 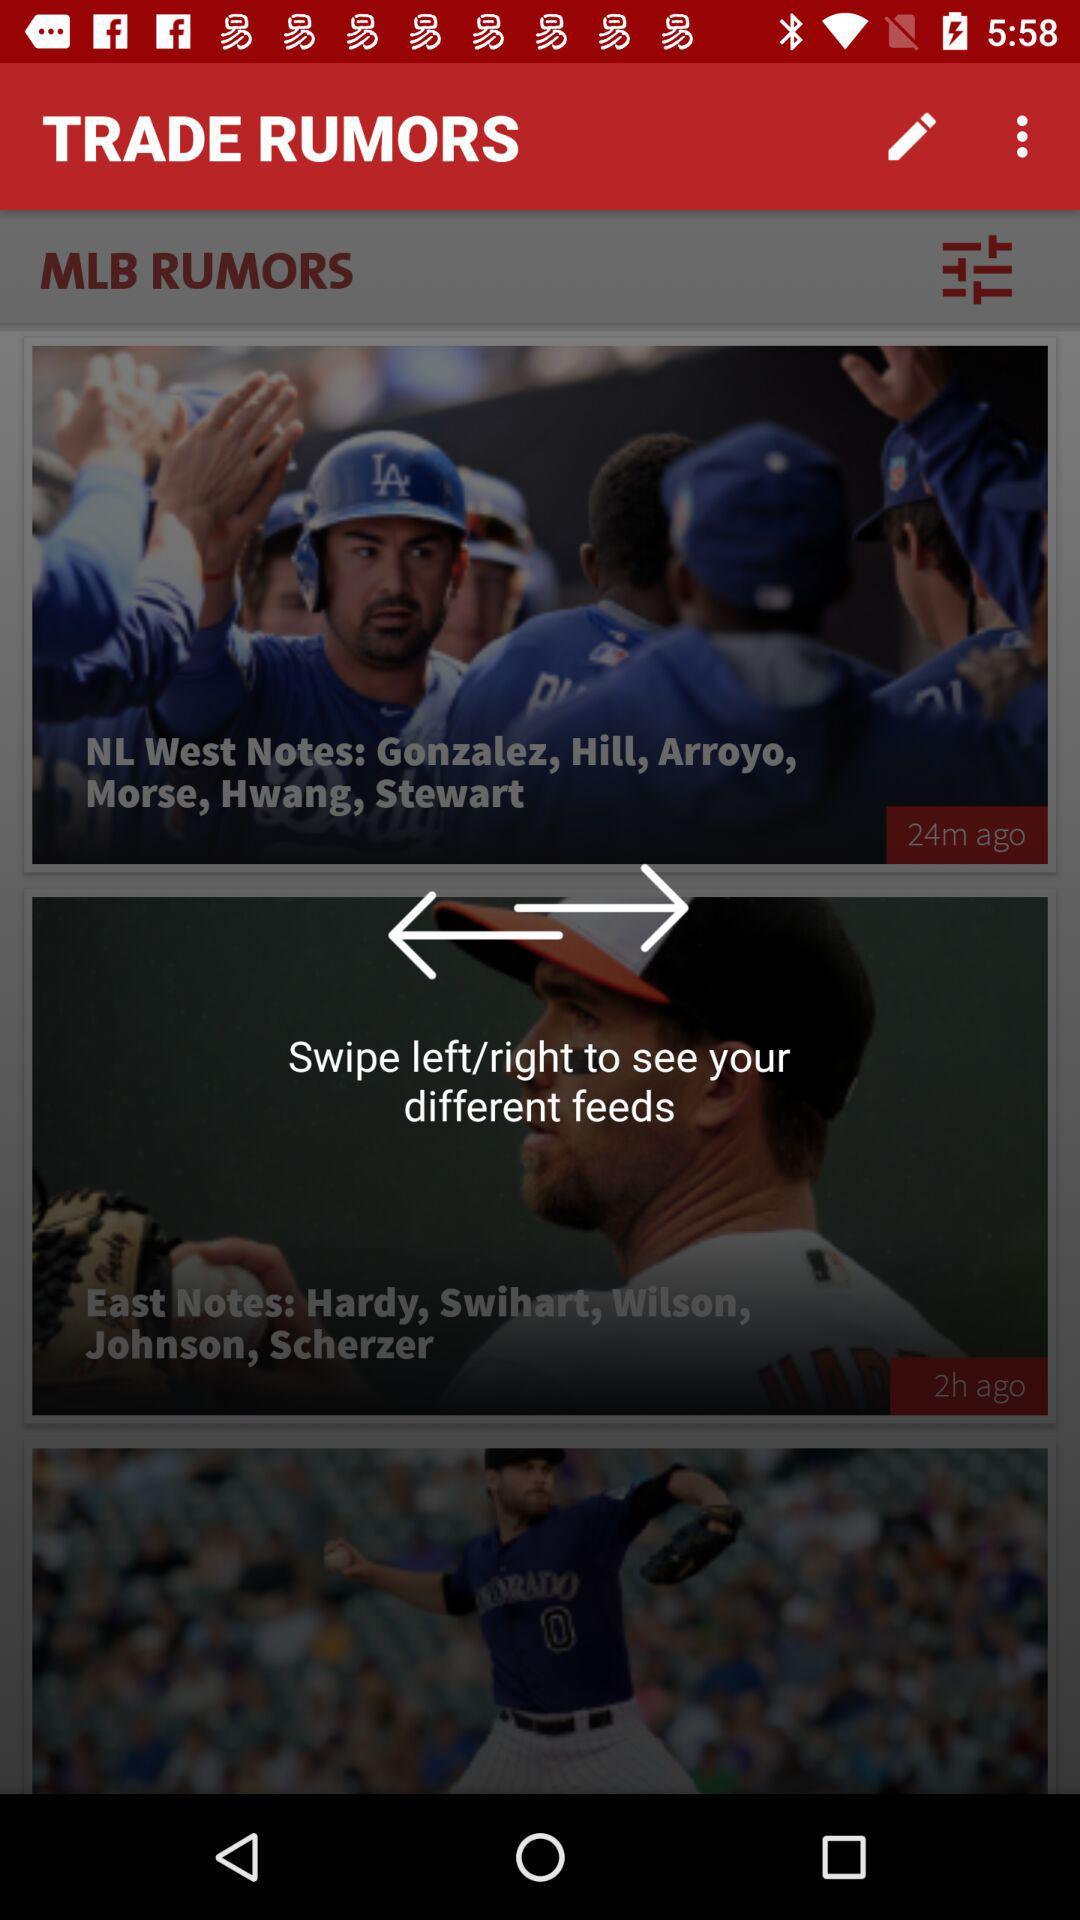 What do you see at coordinates (459, 772) in the screenshot?
I see `icon to the left of the 24m ago` at bounding box center [459, 772].